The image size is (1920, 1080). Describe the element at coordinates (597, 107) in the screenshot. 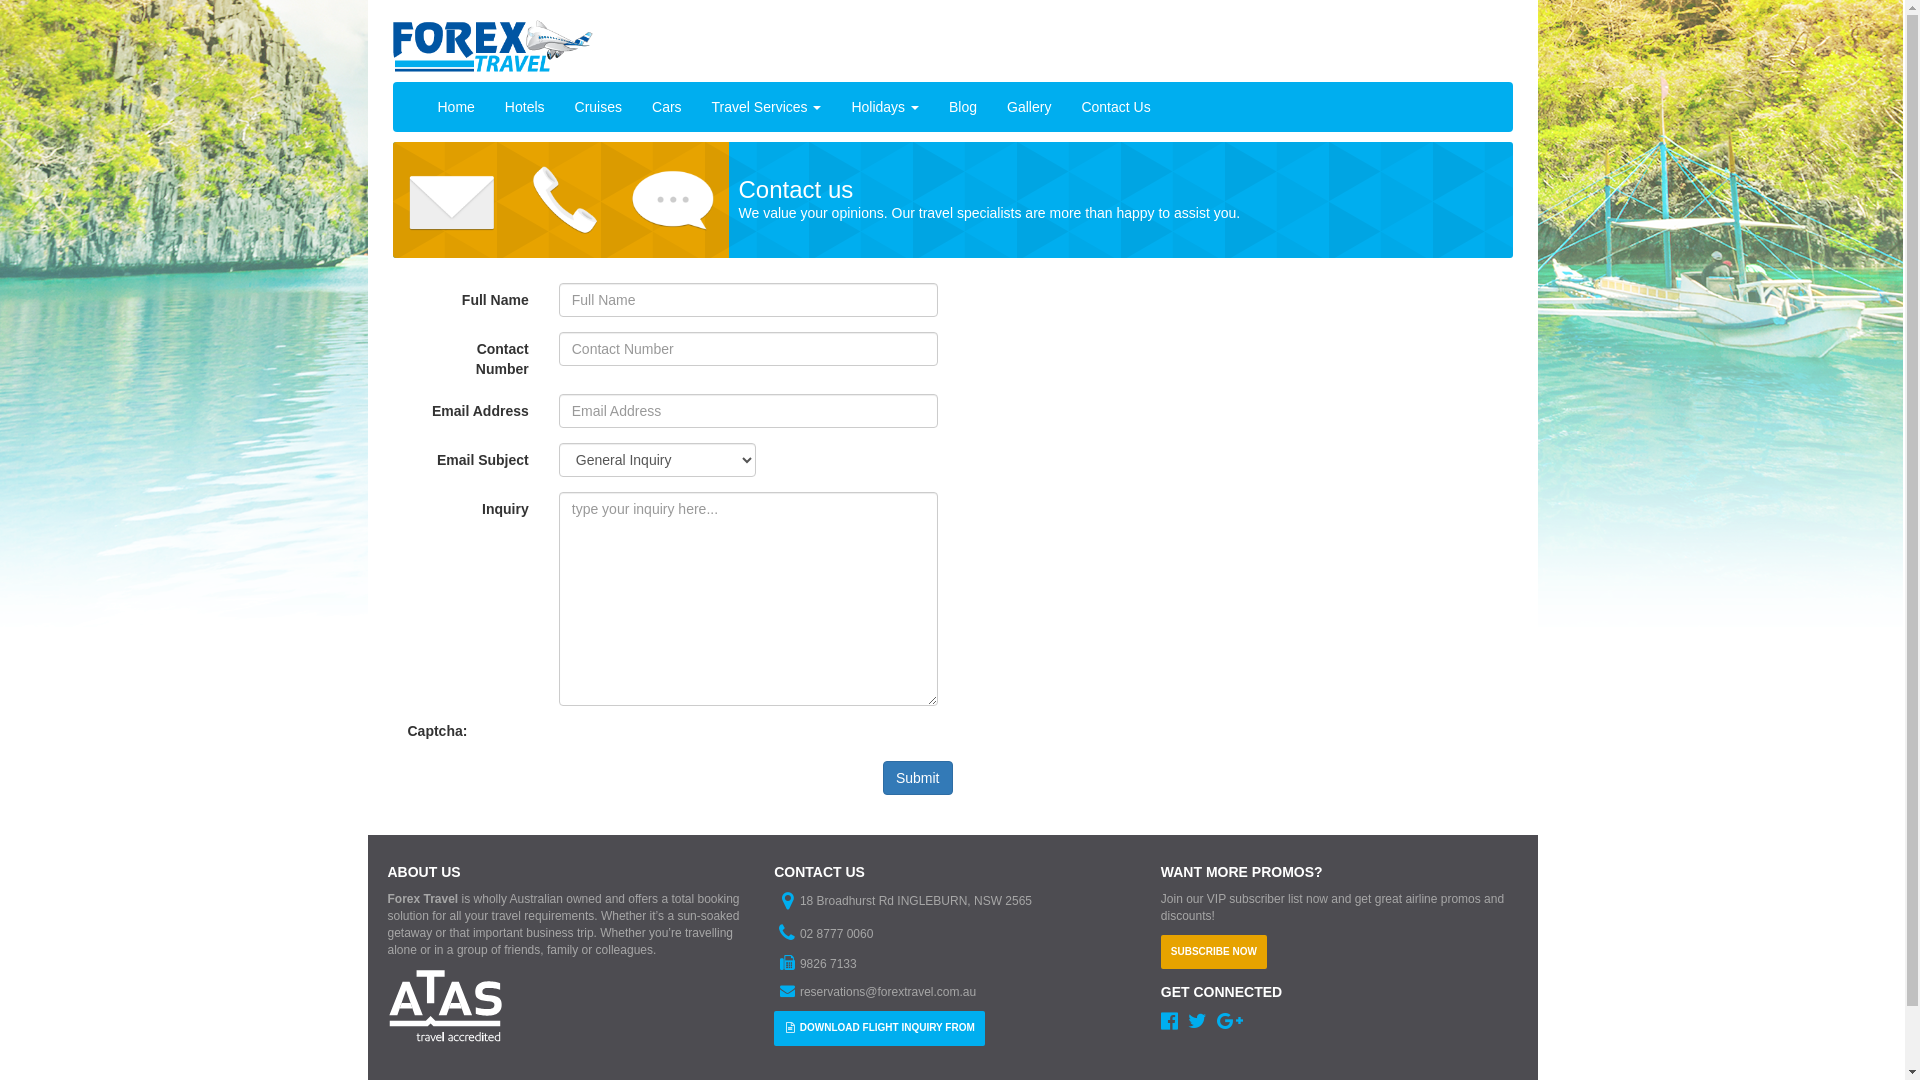

I see `'Cruises'` at that location.